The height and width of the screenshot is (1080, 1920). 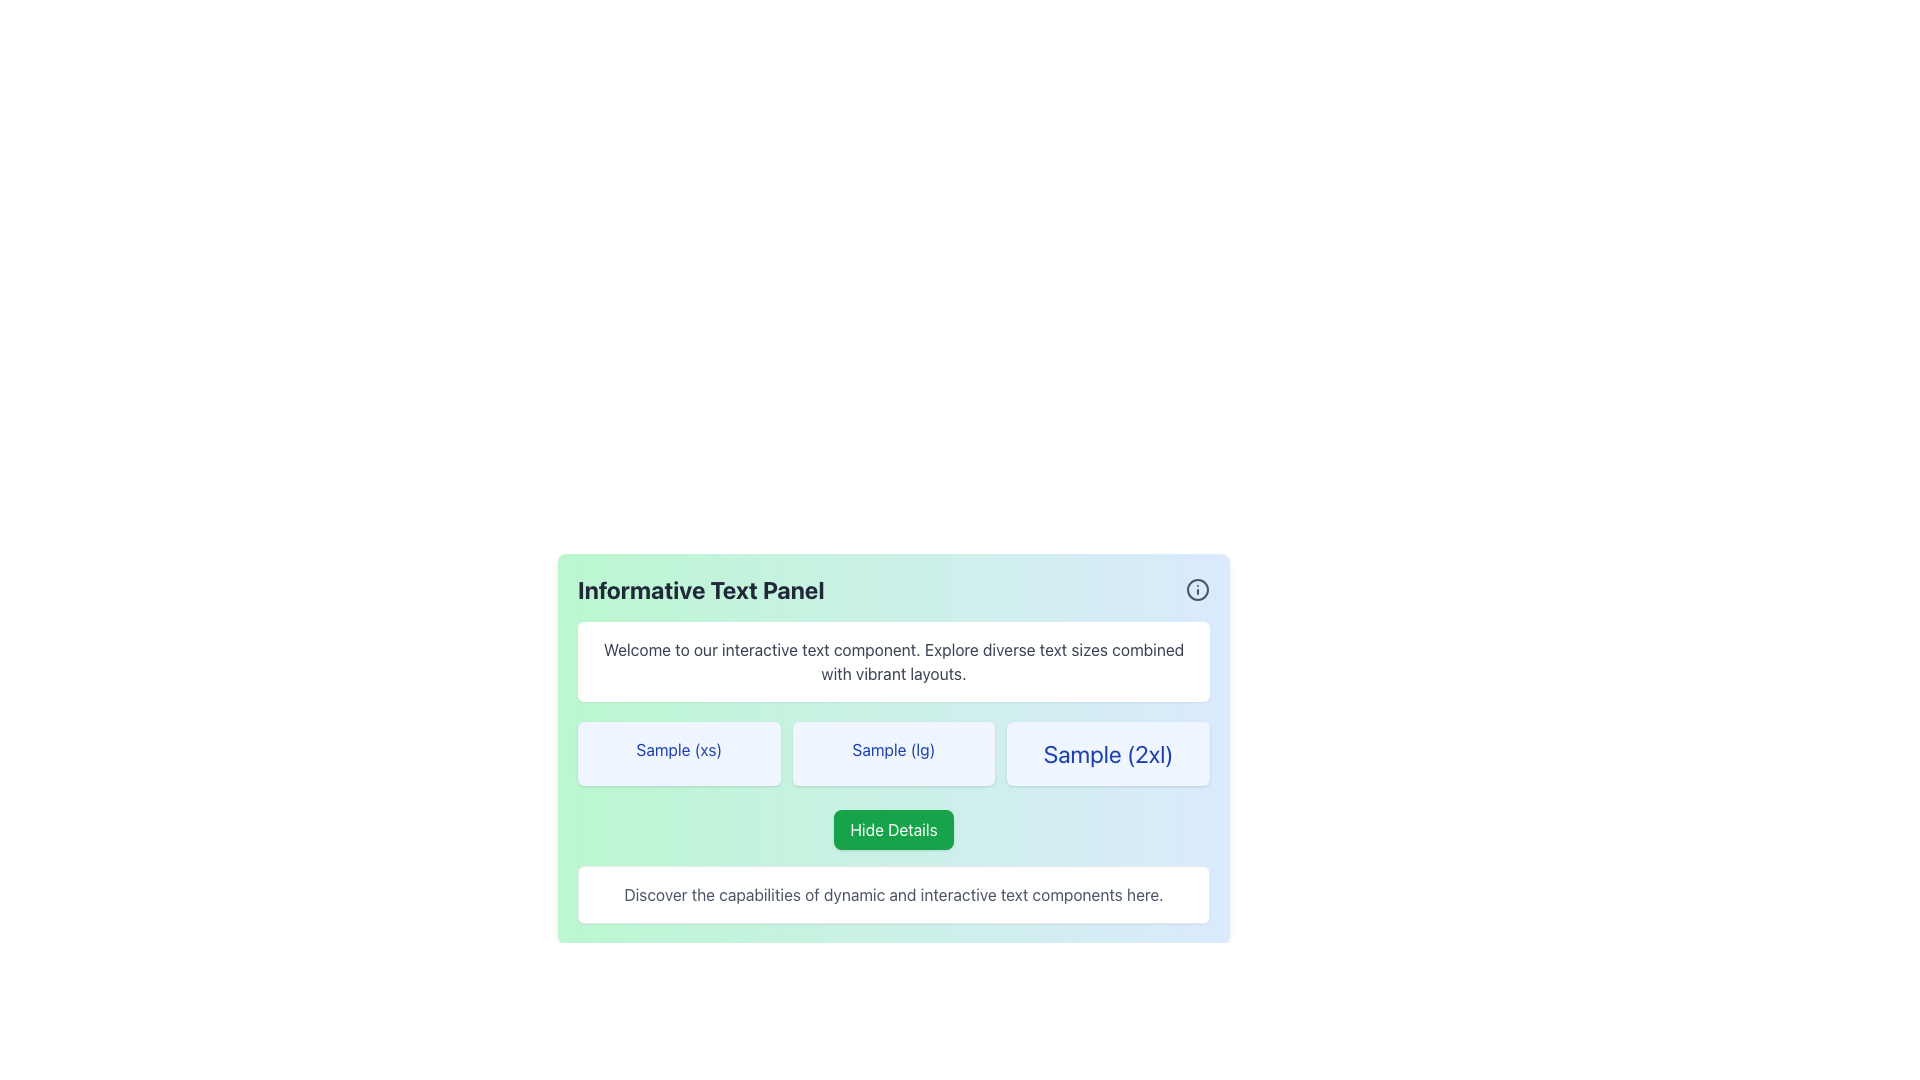 I want to click on the button that hides additional details, located centrally below the 'Sample (xs)', 'Sample (lg)', and 'Sample (2xl)' buttons and above the interactive text components section, so click(x=892, y=829).